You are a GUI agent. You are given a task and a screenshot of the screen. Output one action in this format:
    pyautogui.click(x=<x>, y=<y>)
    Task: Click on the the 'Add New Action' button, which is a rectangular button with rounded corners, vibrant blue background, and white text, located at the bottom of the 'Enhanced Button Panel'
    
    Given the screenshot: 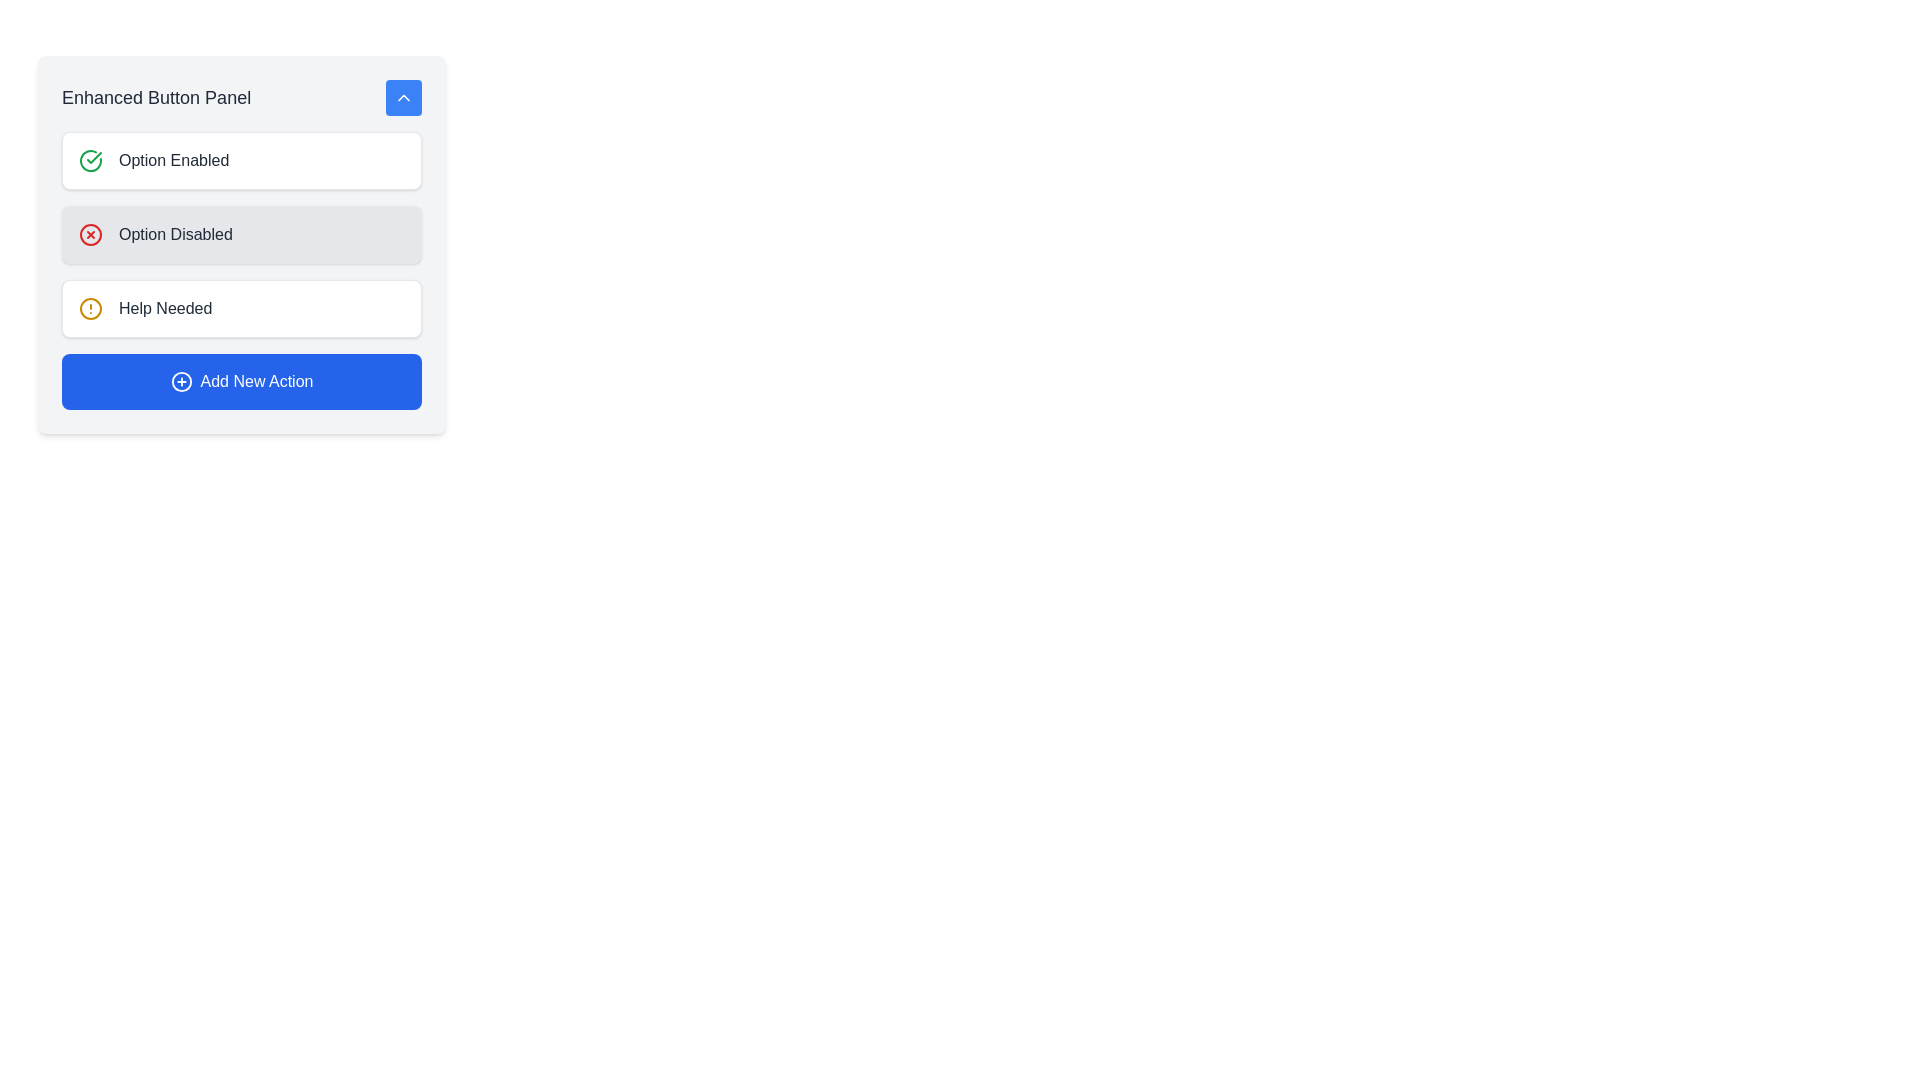 What is the action you would take?
    pyautogui.click(x=240, y=381)
    